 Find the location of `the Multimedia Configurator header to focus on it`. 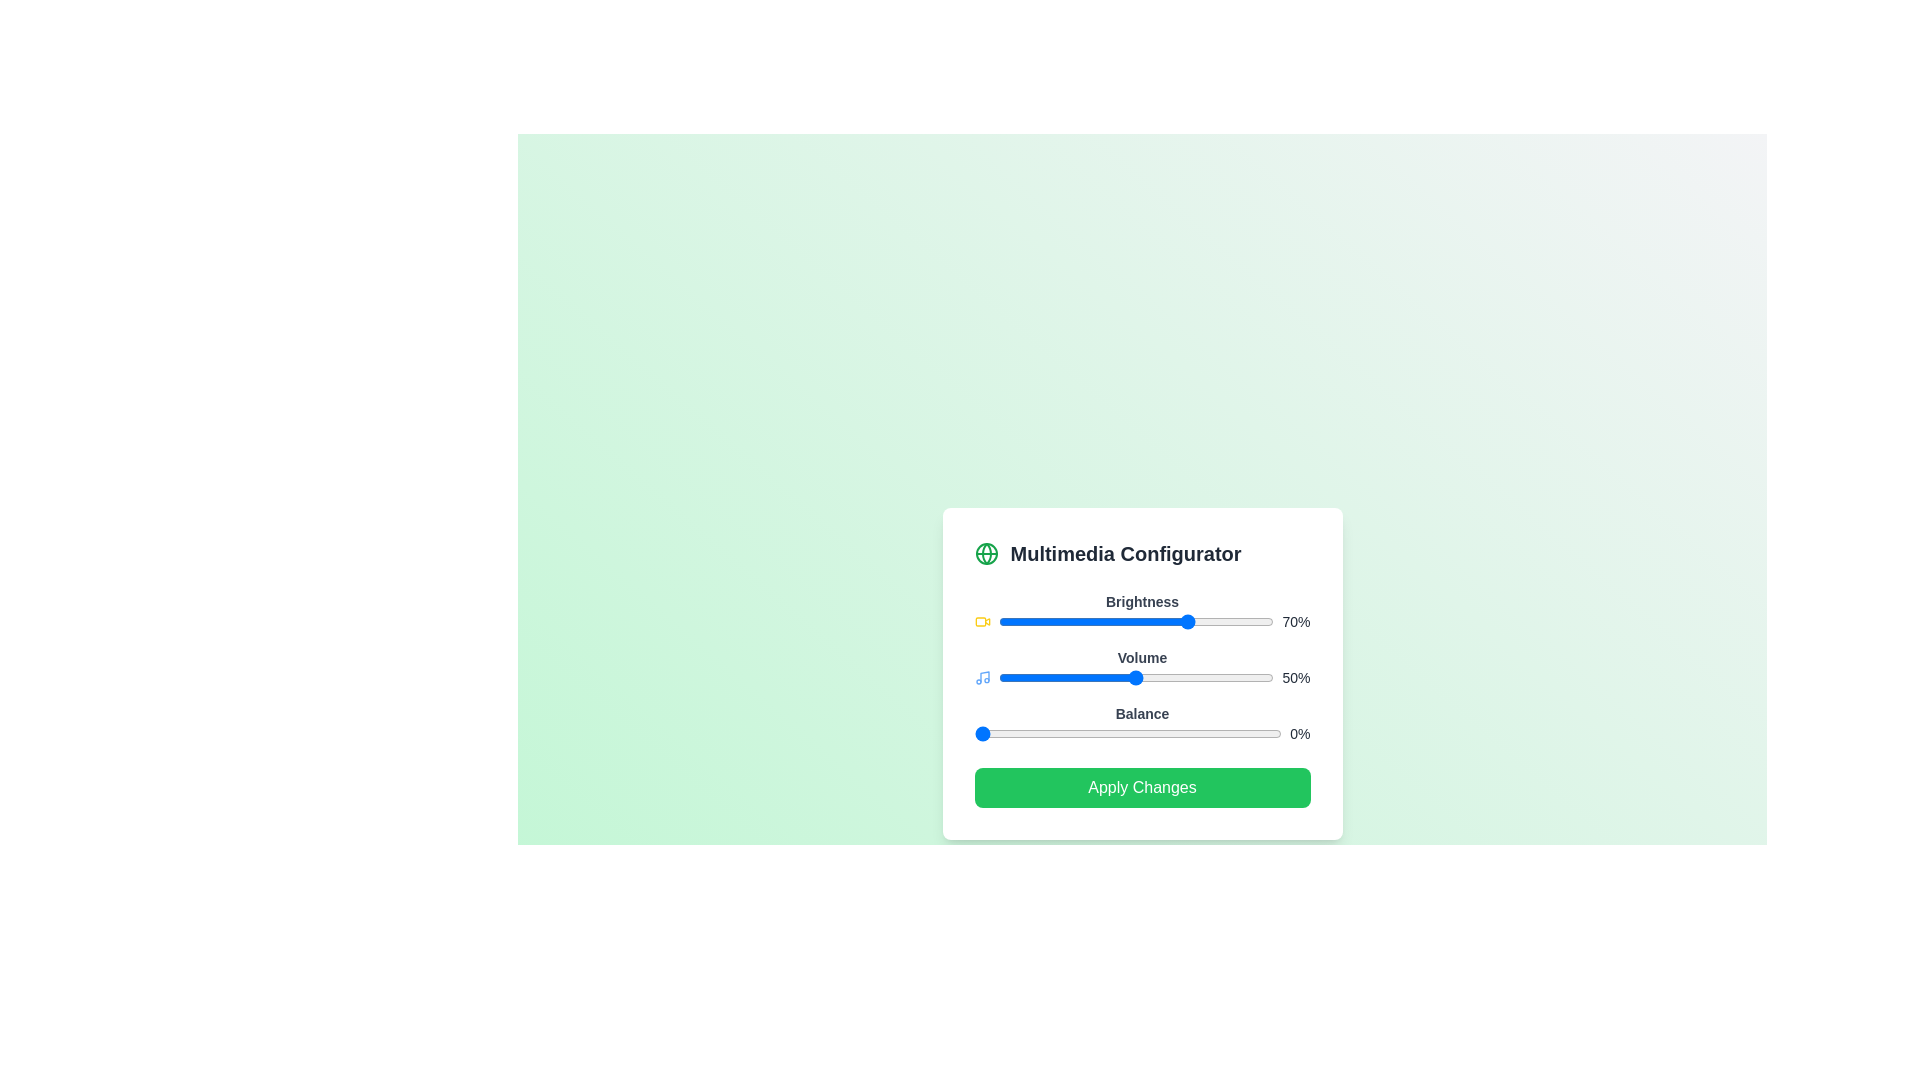

the Multimedia Configurator header to focus on it is located at coordinates (1142, 554).